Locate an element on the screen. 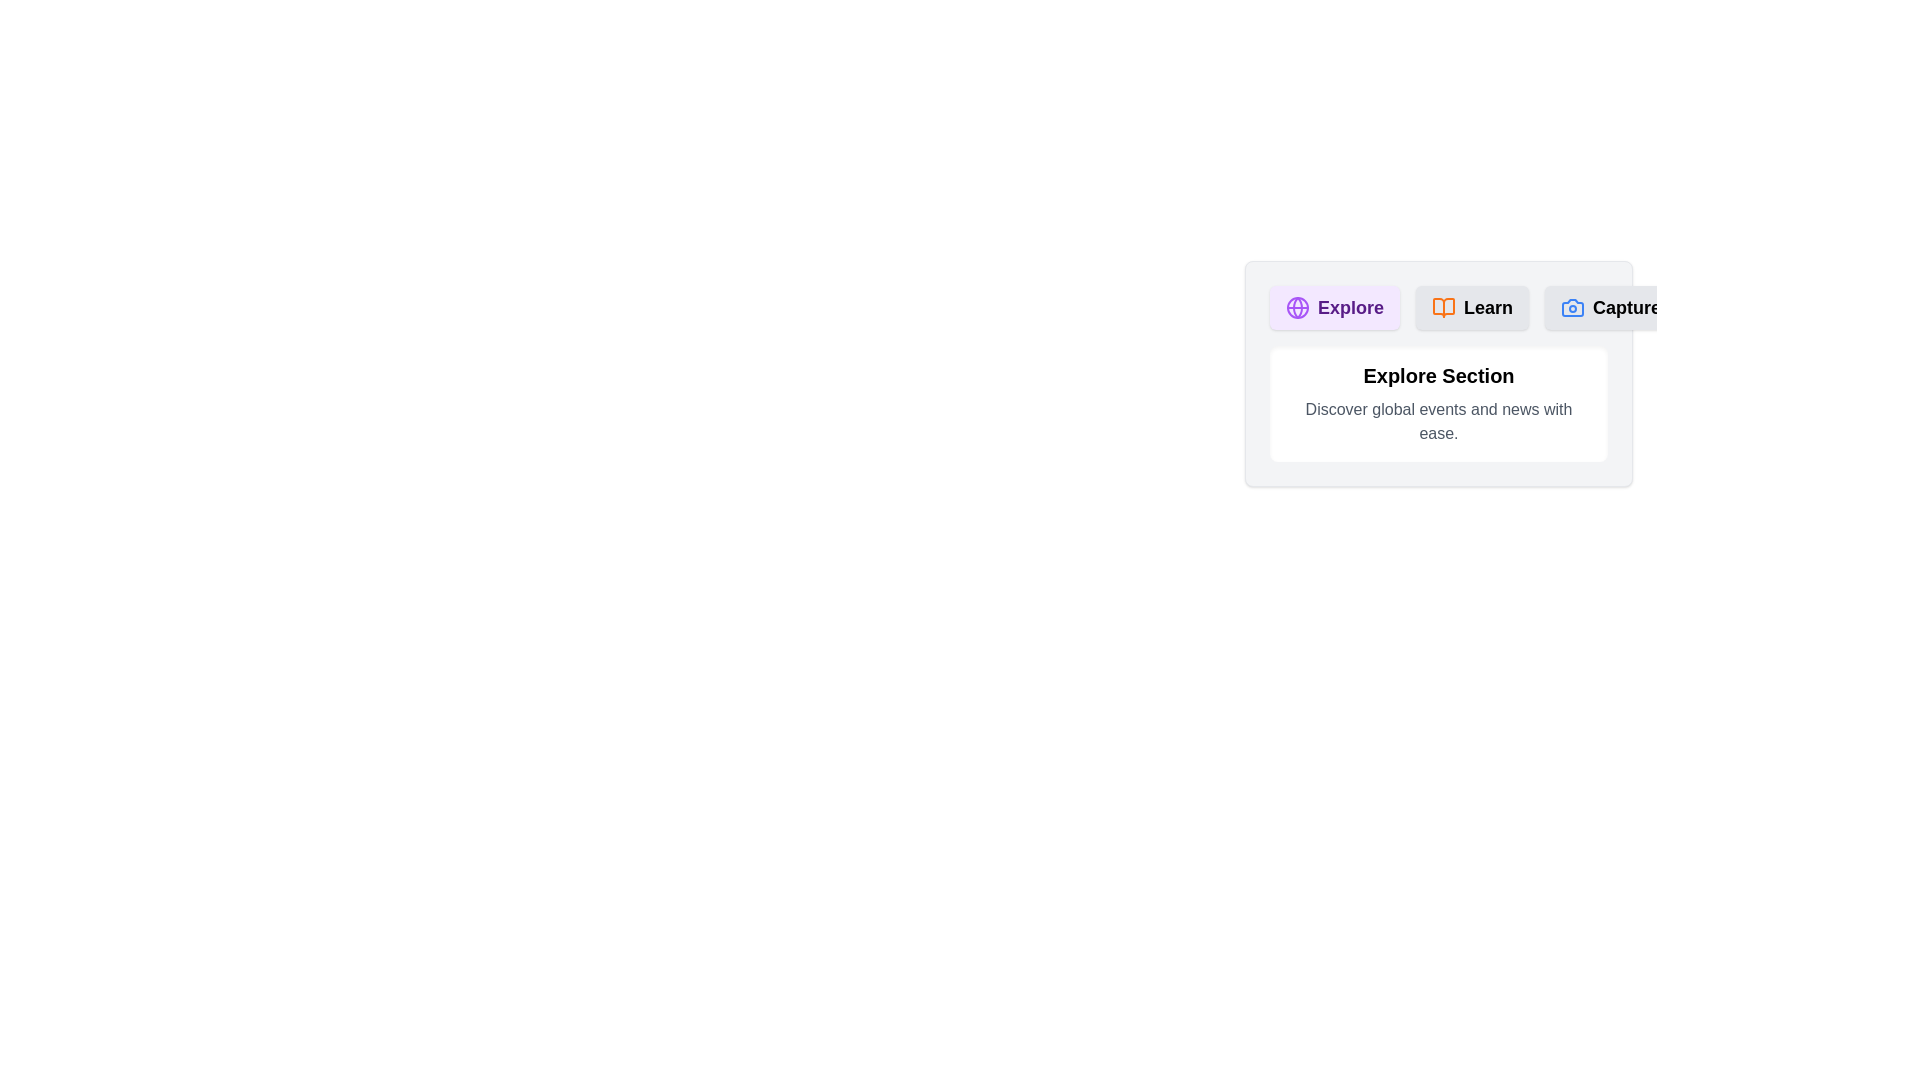  the tab labeled Capture to activate it is located at coordinates (1611, 308).